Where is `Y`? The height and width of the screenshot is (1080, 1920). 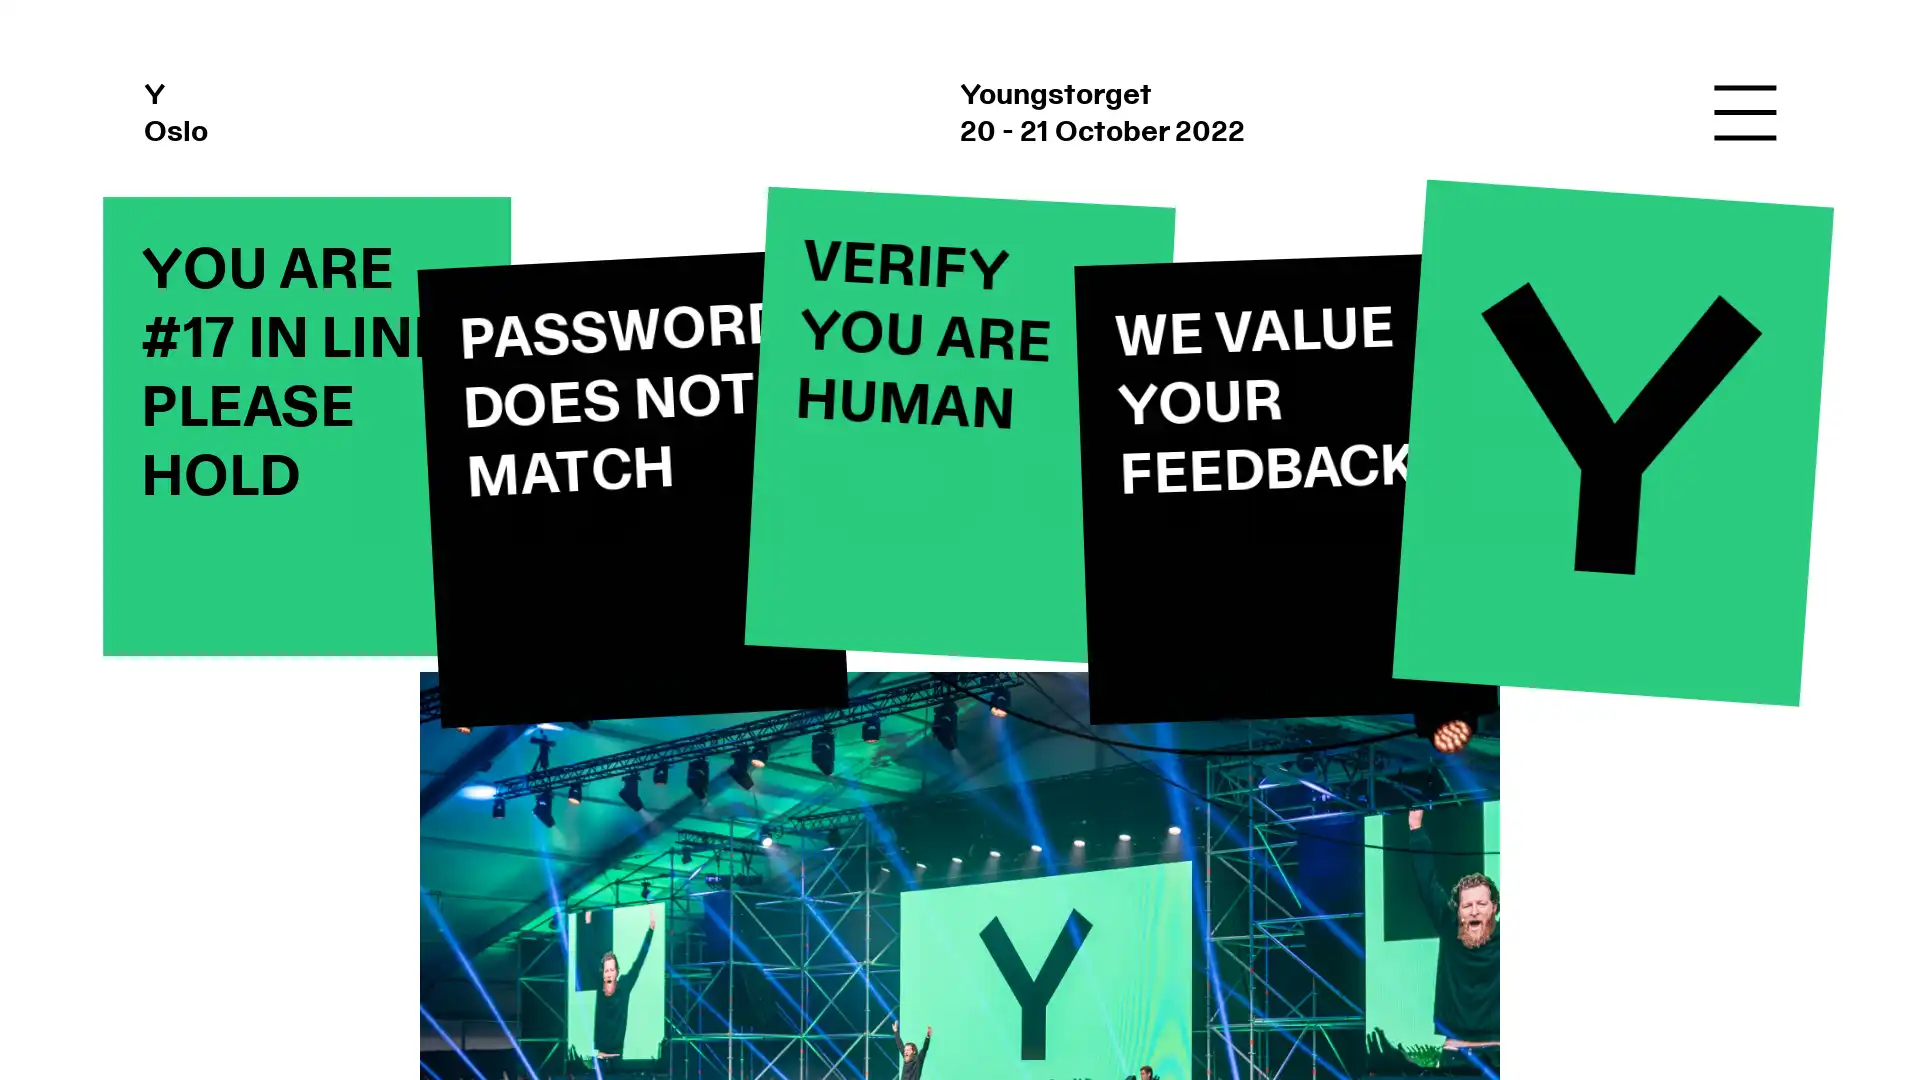
Y is located at coordinates (1612, 441).